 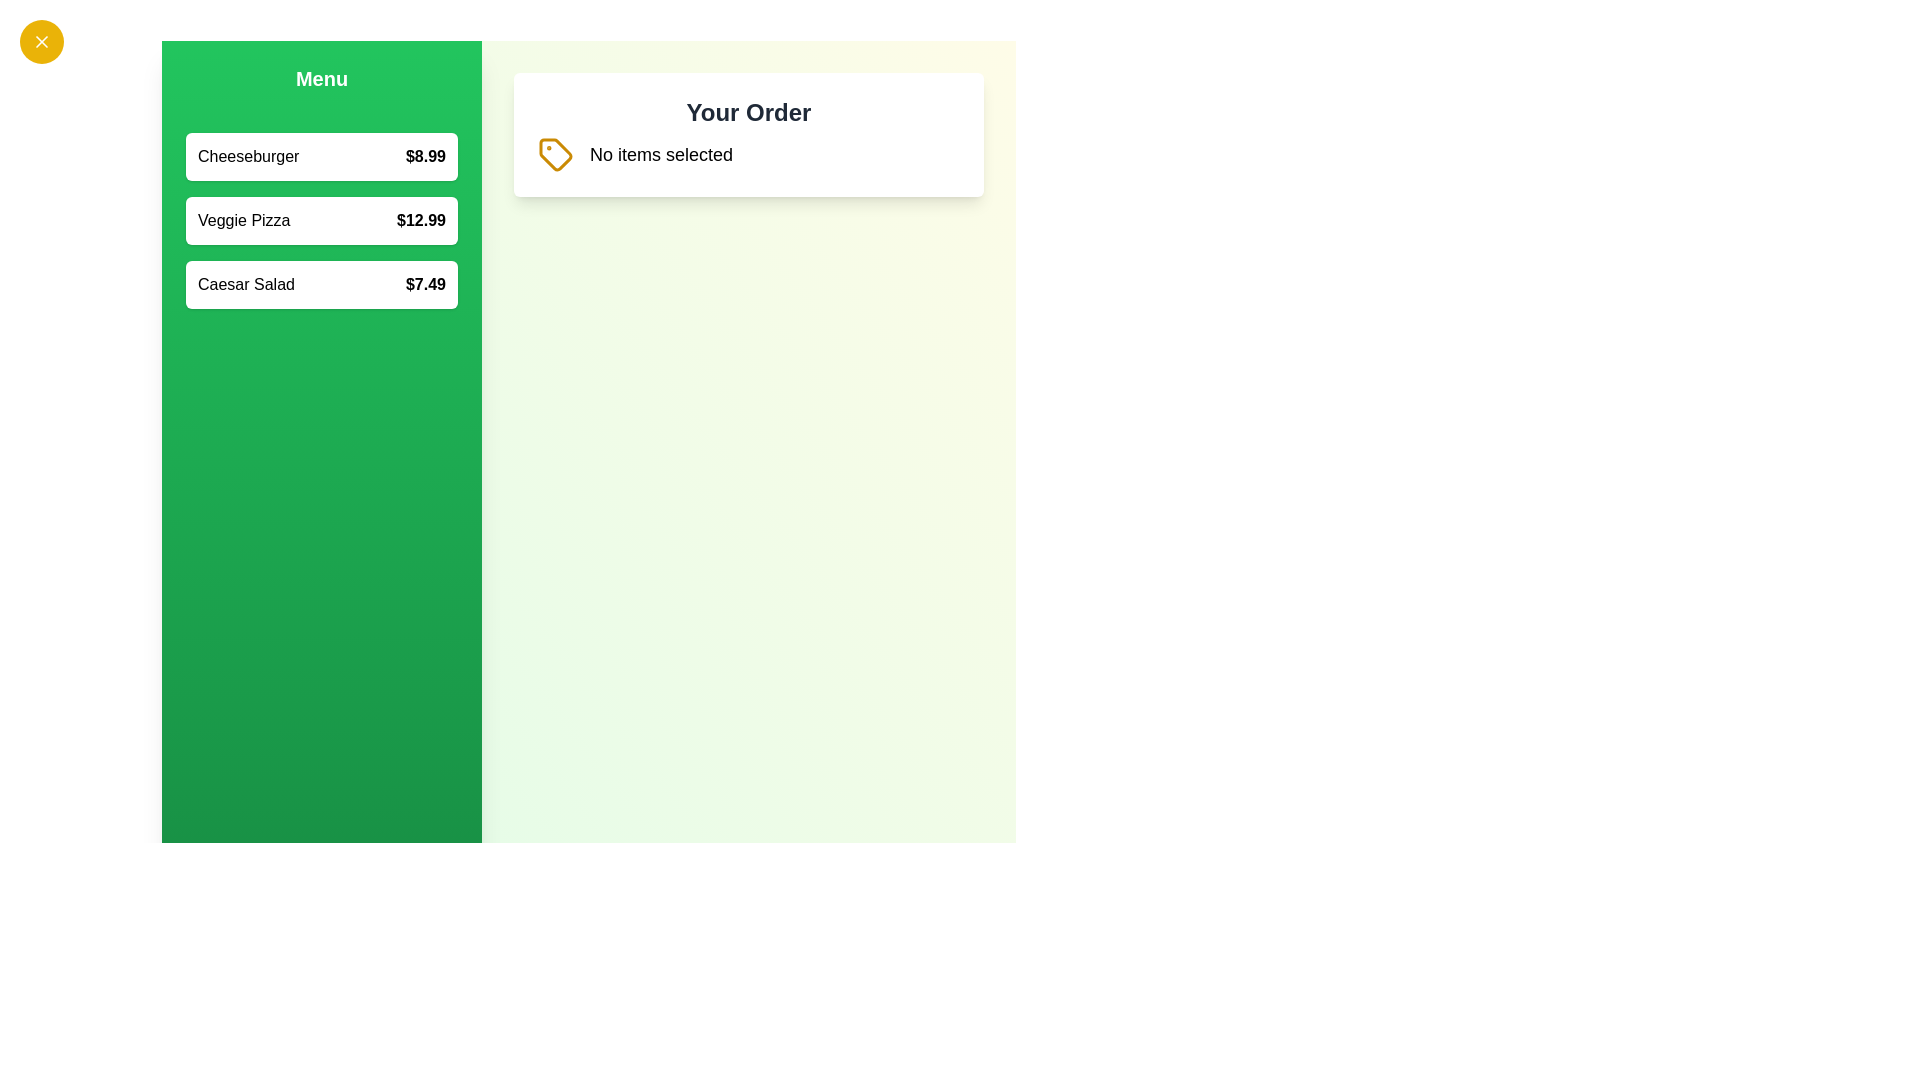 I want to click on the yellow button in the top-left corner to observe the background color change, so click(x=42, y=42).